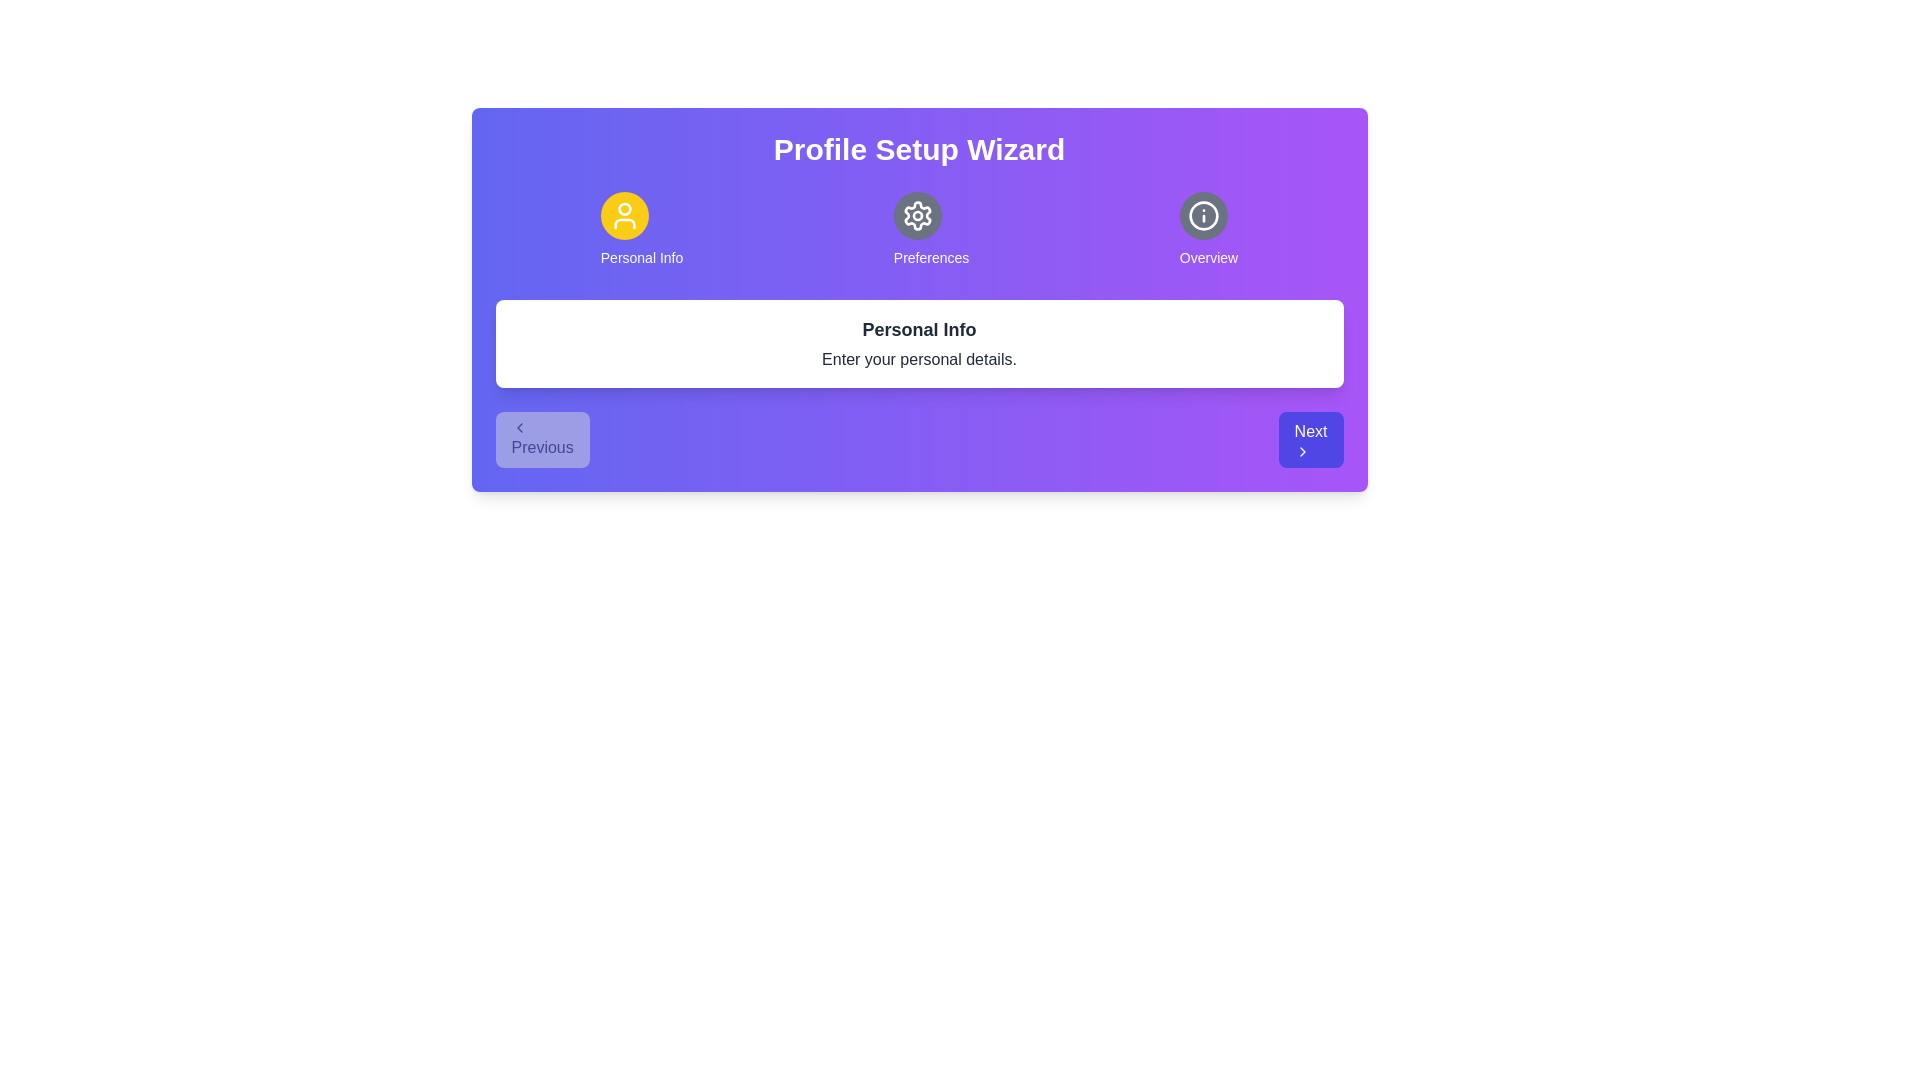  Describe the element at coordinates (1202, 216) in the screenshot. I see `the icon representing Overview to explore its hover effects or tooltips` at that location.